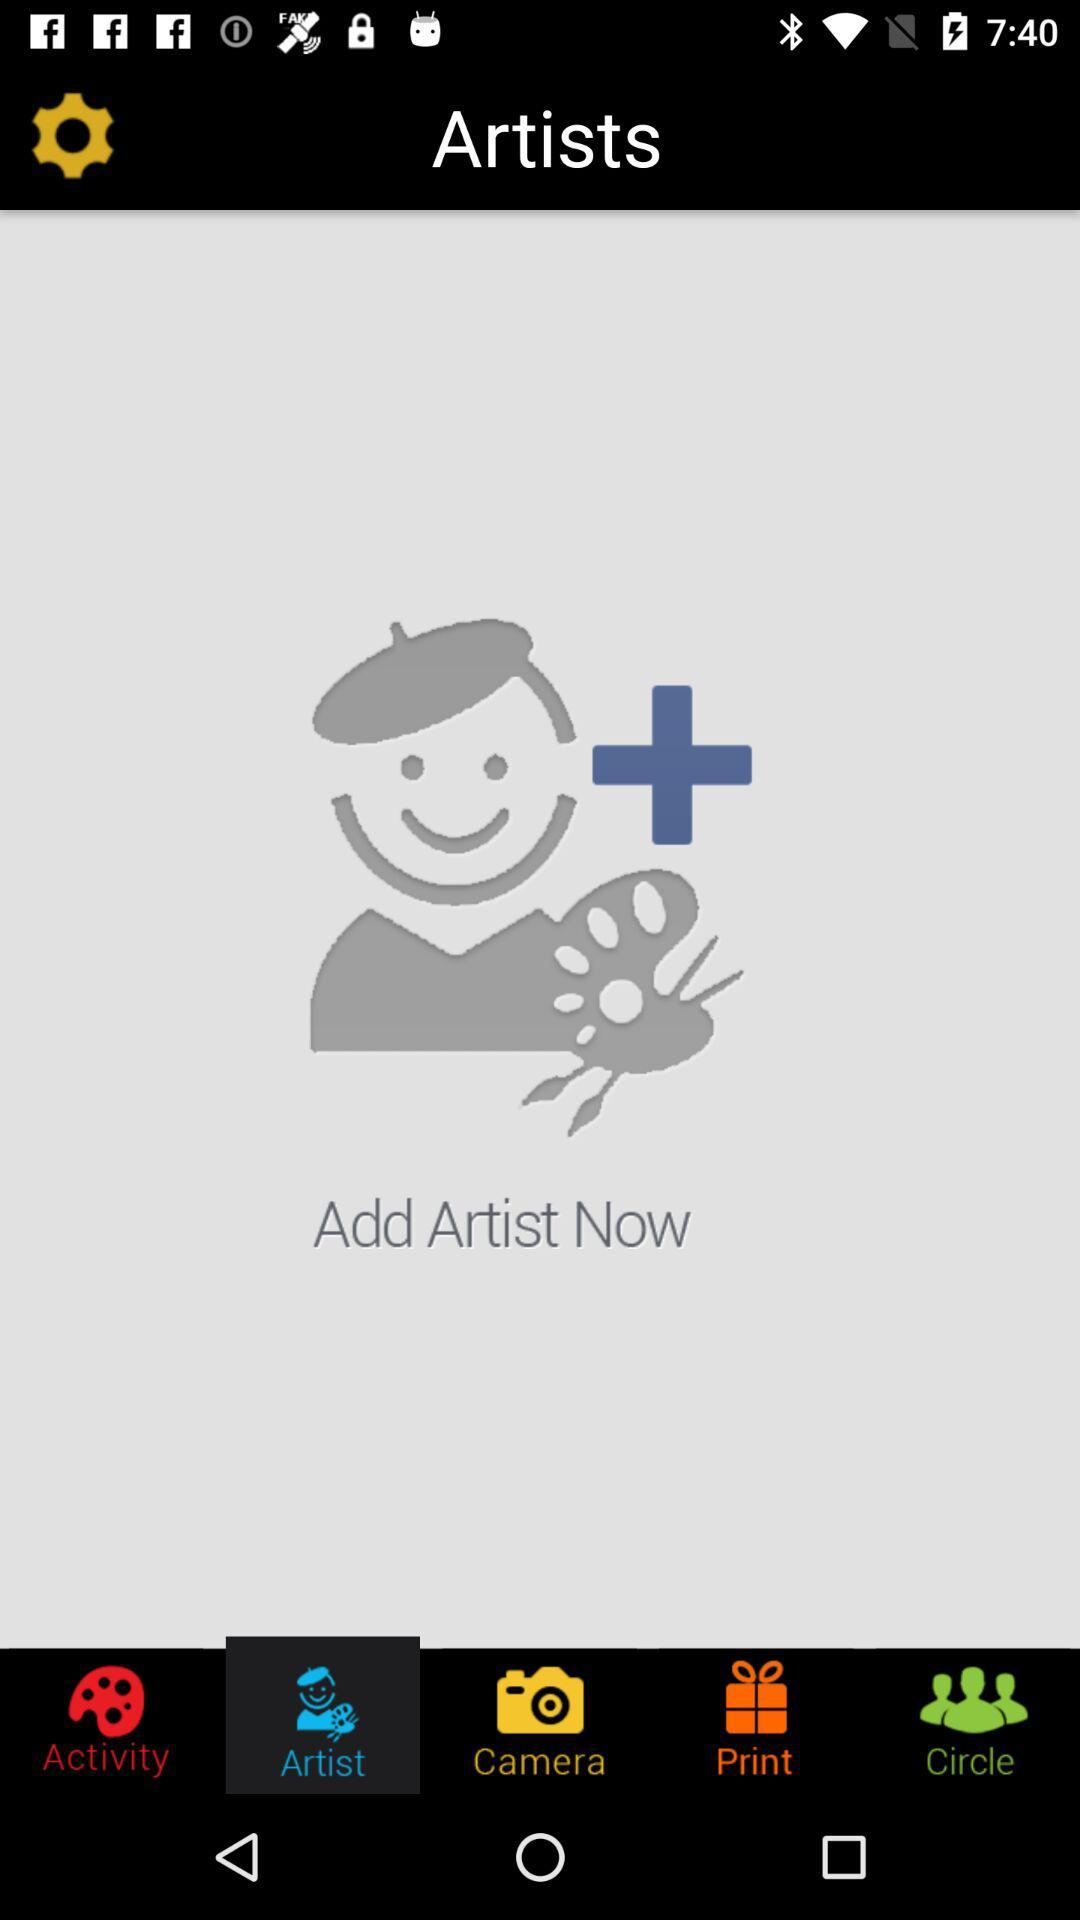 This screenshot has height=1920, width=1080. What do you see at coordinates (107, 1714) in the screenshot?
I see `the settings icon` at bounding box center [107, 1714].